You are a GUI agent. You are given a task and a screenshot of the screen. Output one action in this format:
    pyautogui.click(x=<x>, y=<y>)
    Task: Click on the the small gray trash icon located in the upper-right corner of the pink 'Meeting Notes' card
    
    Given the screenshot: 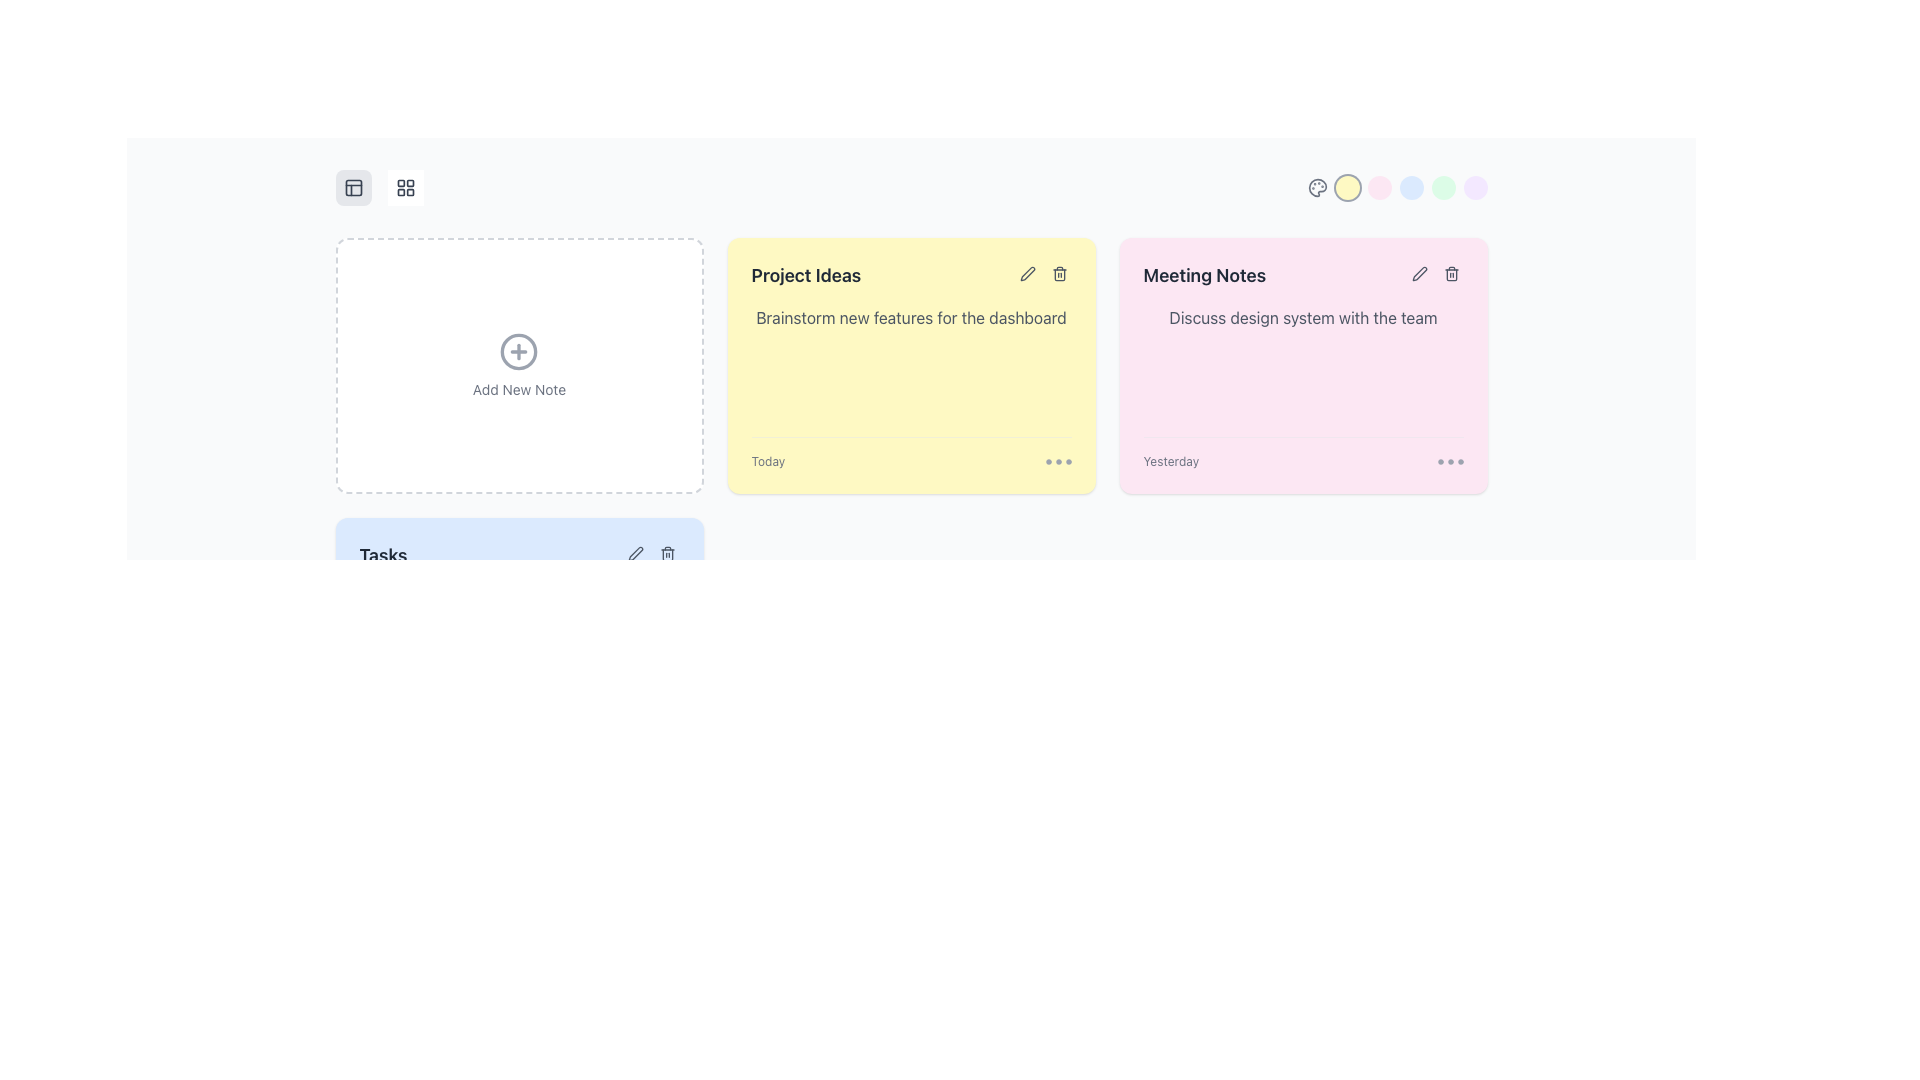 What is the action you would take?
    pyautogui.click(x=1451, y=273)
    